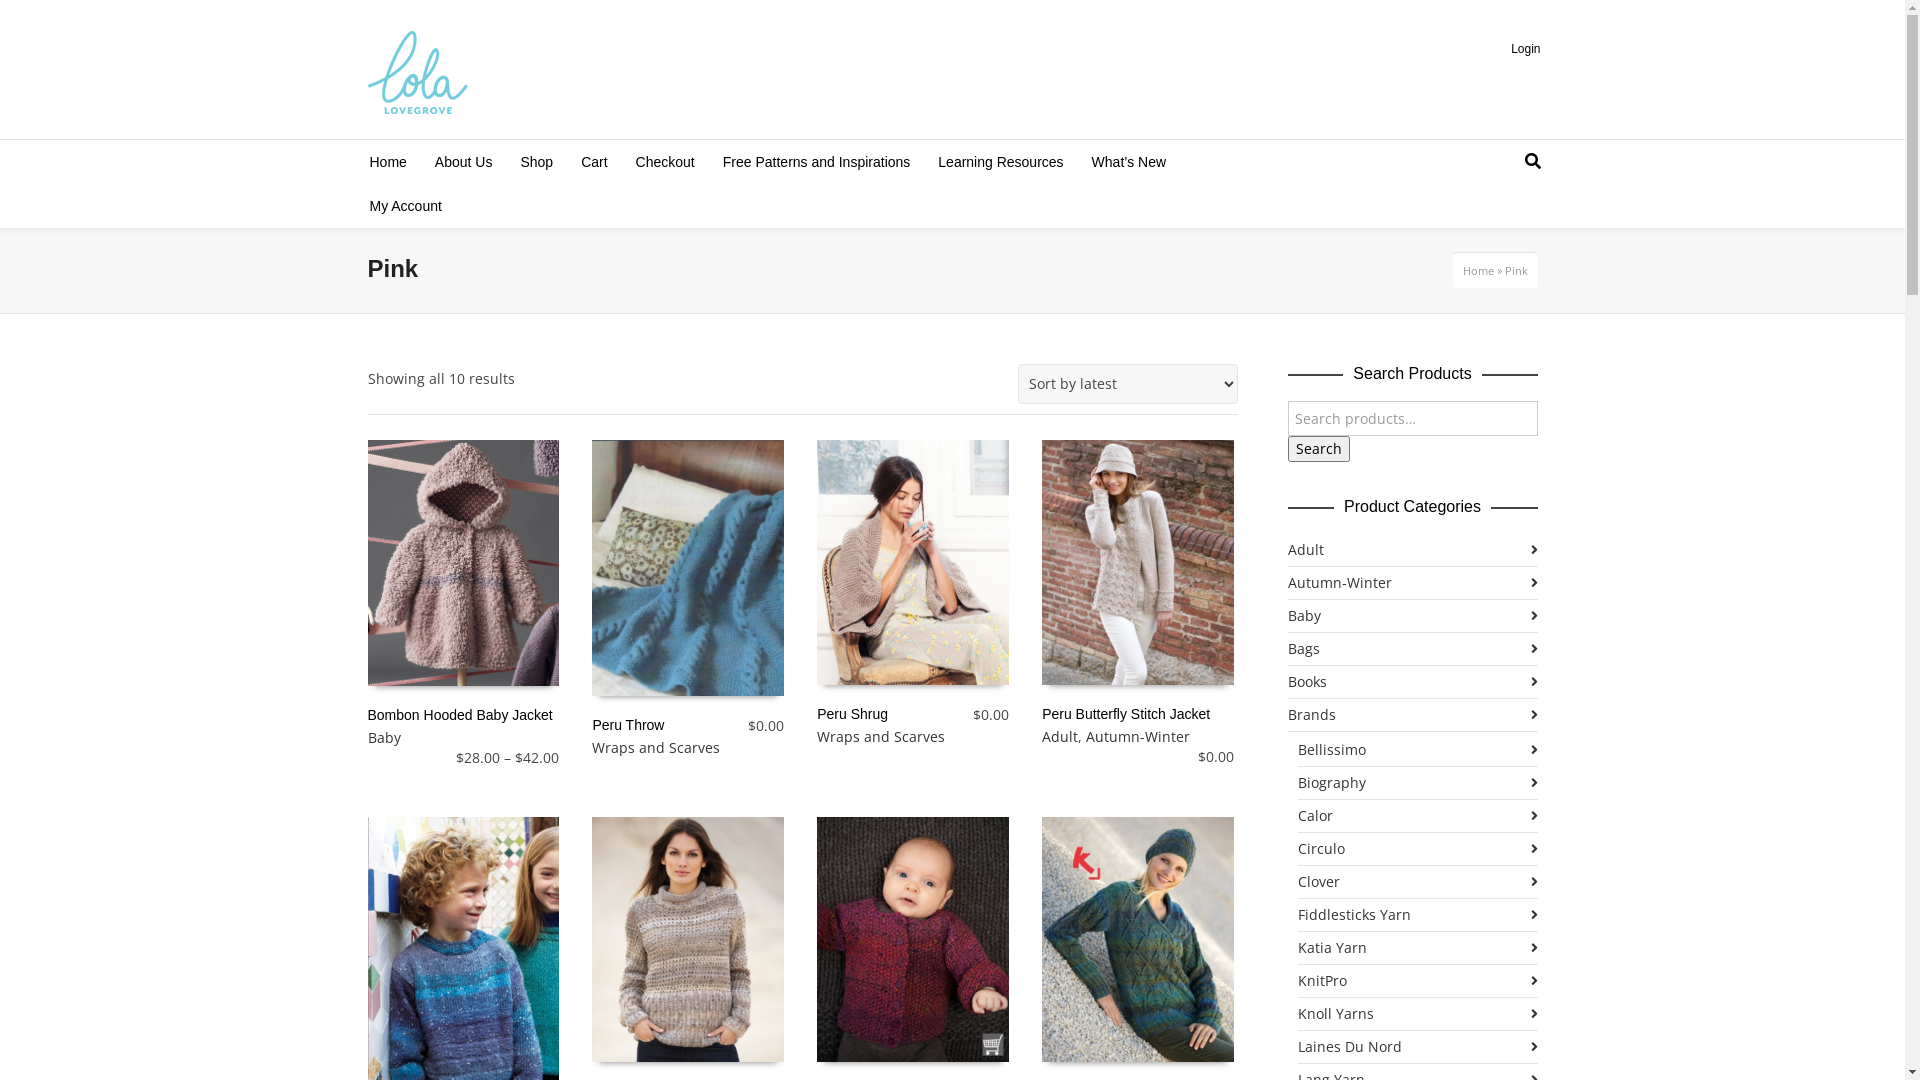  Describe the element at coordinates (1297, 881) in the screenshot. I see `'Clover'` at that location.